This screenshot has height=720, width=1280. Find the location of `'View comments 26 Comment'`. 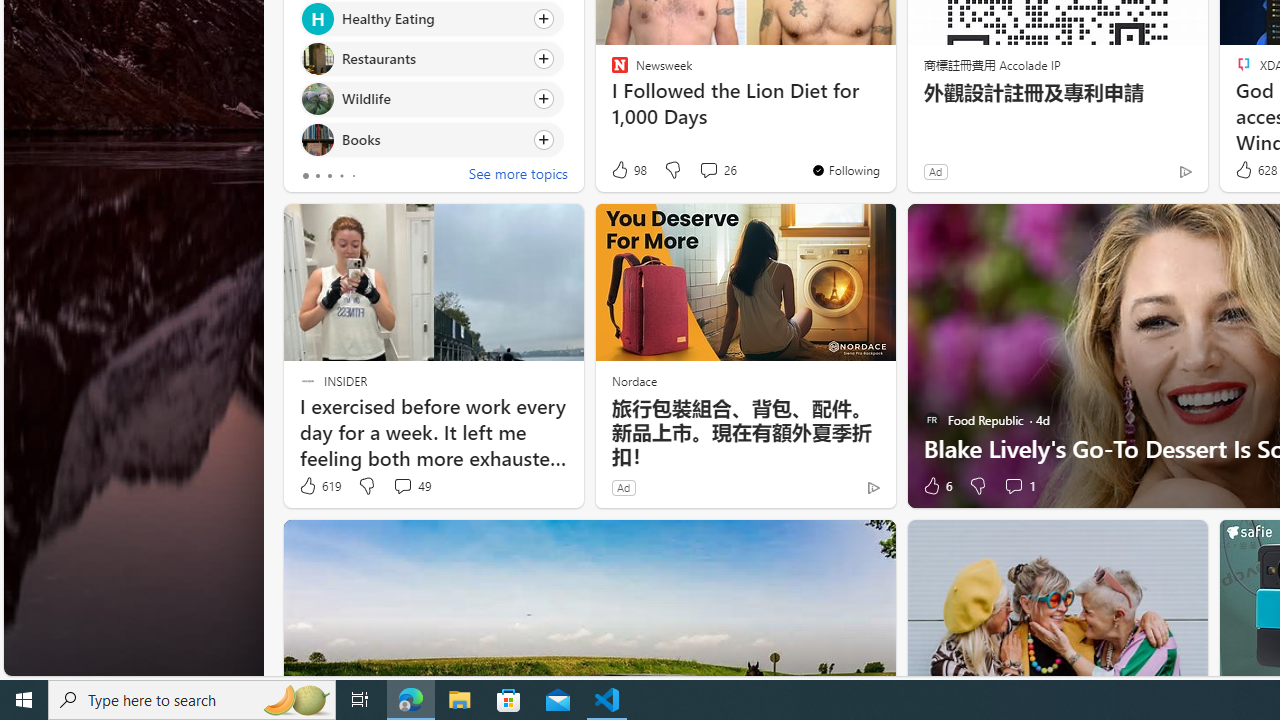

'View comments 26 Comment' is located at coordinates (708, 168).